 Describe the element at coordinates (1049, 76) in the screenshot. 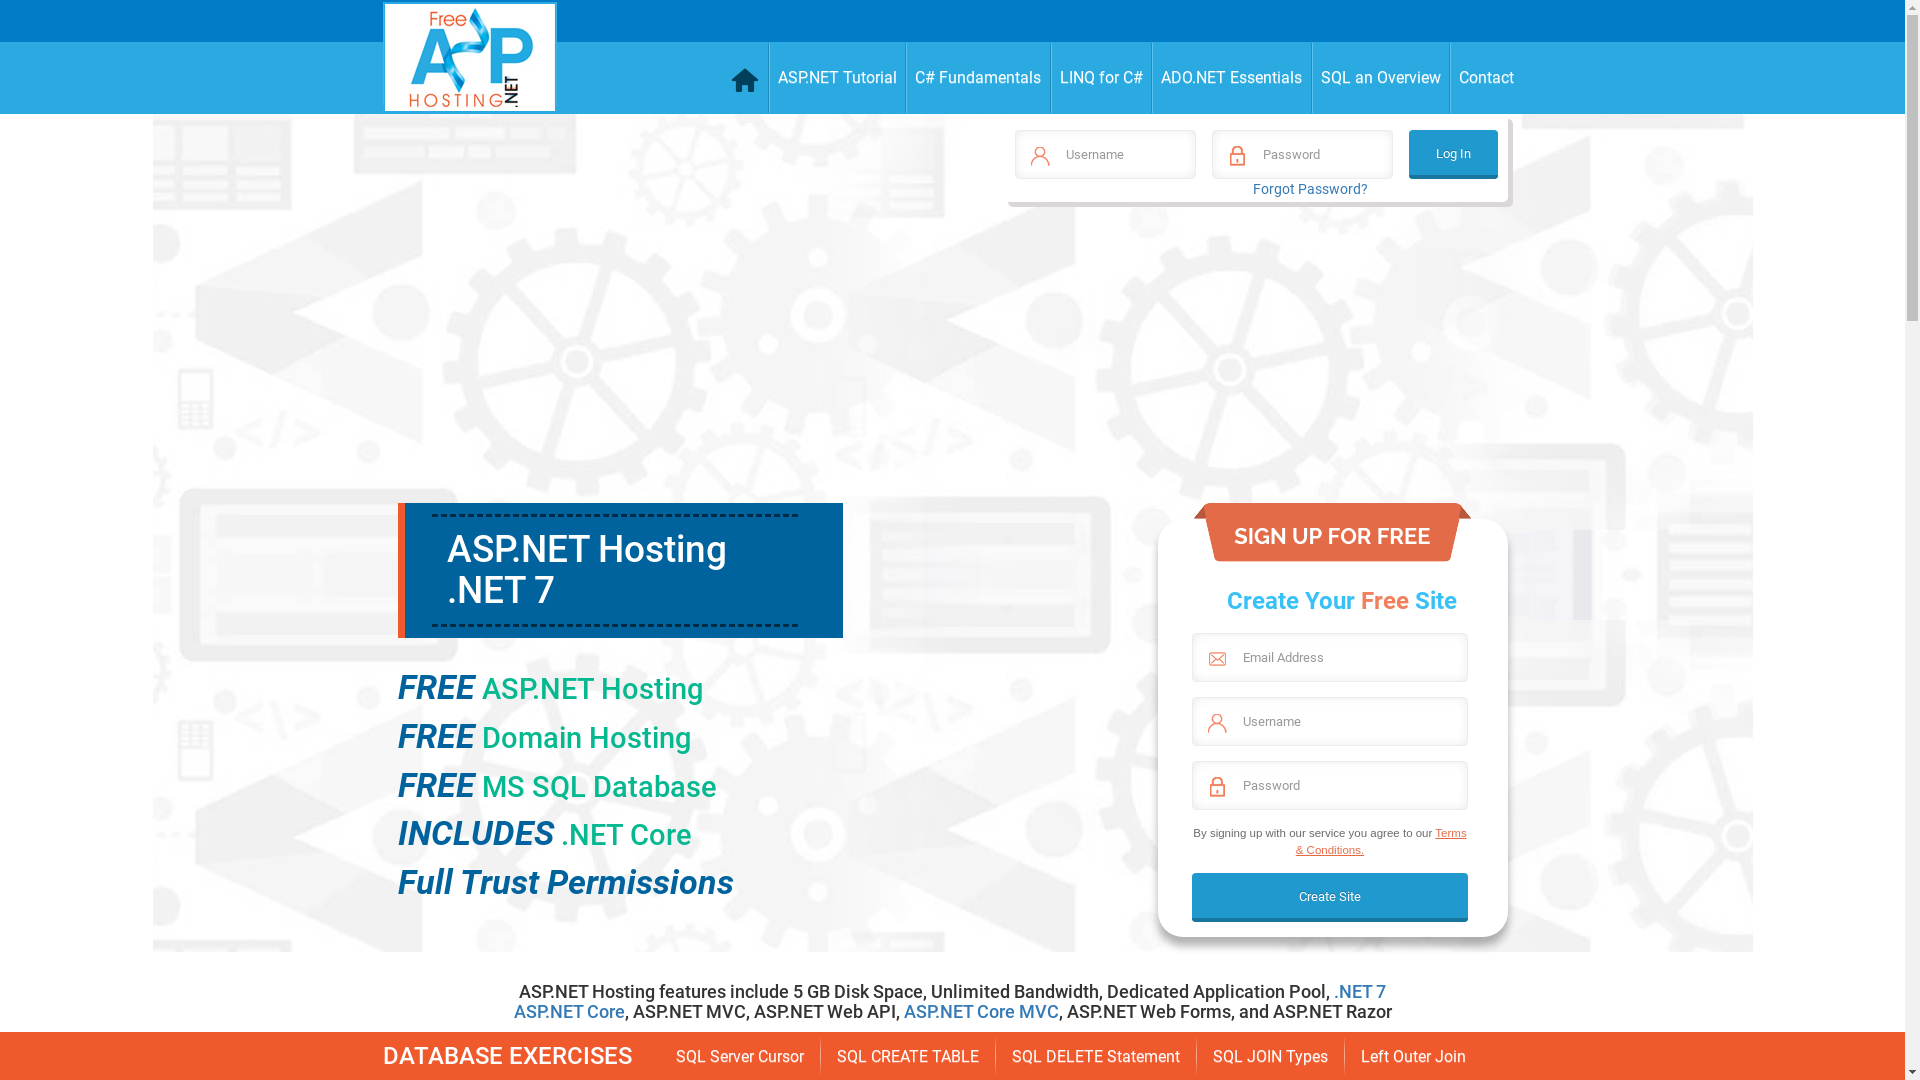

I see `'LINQ for C#'` at that location.